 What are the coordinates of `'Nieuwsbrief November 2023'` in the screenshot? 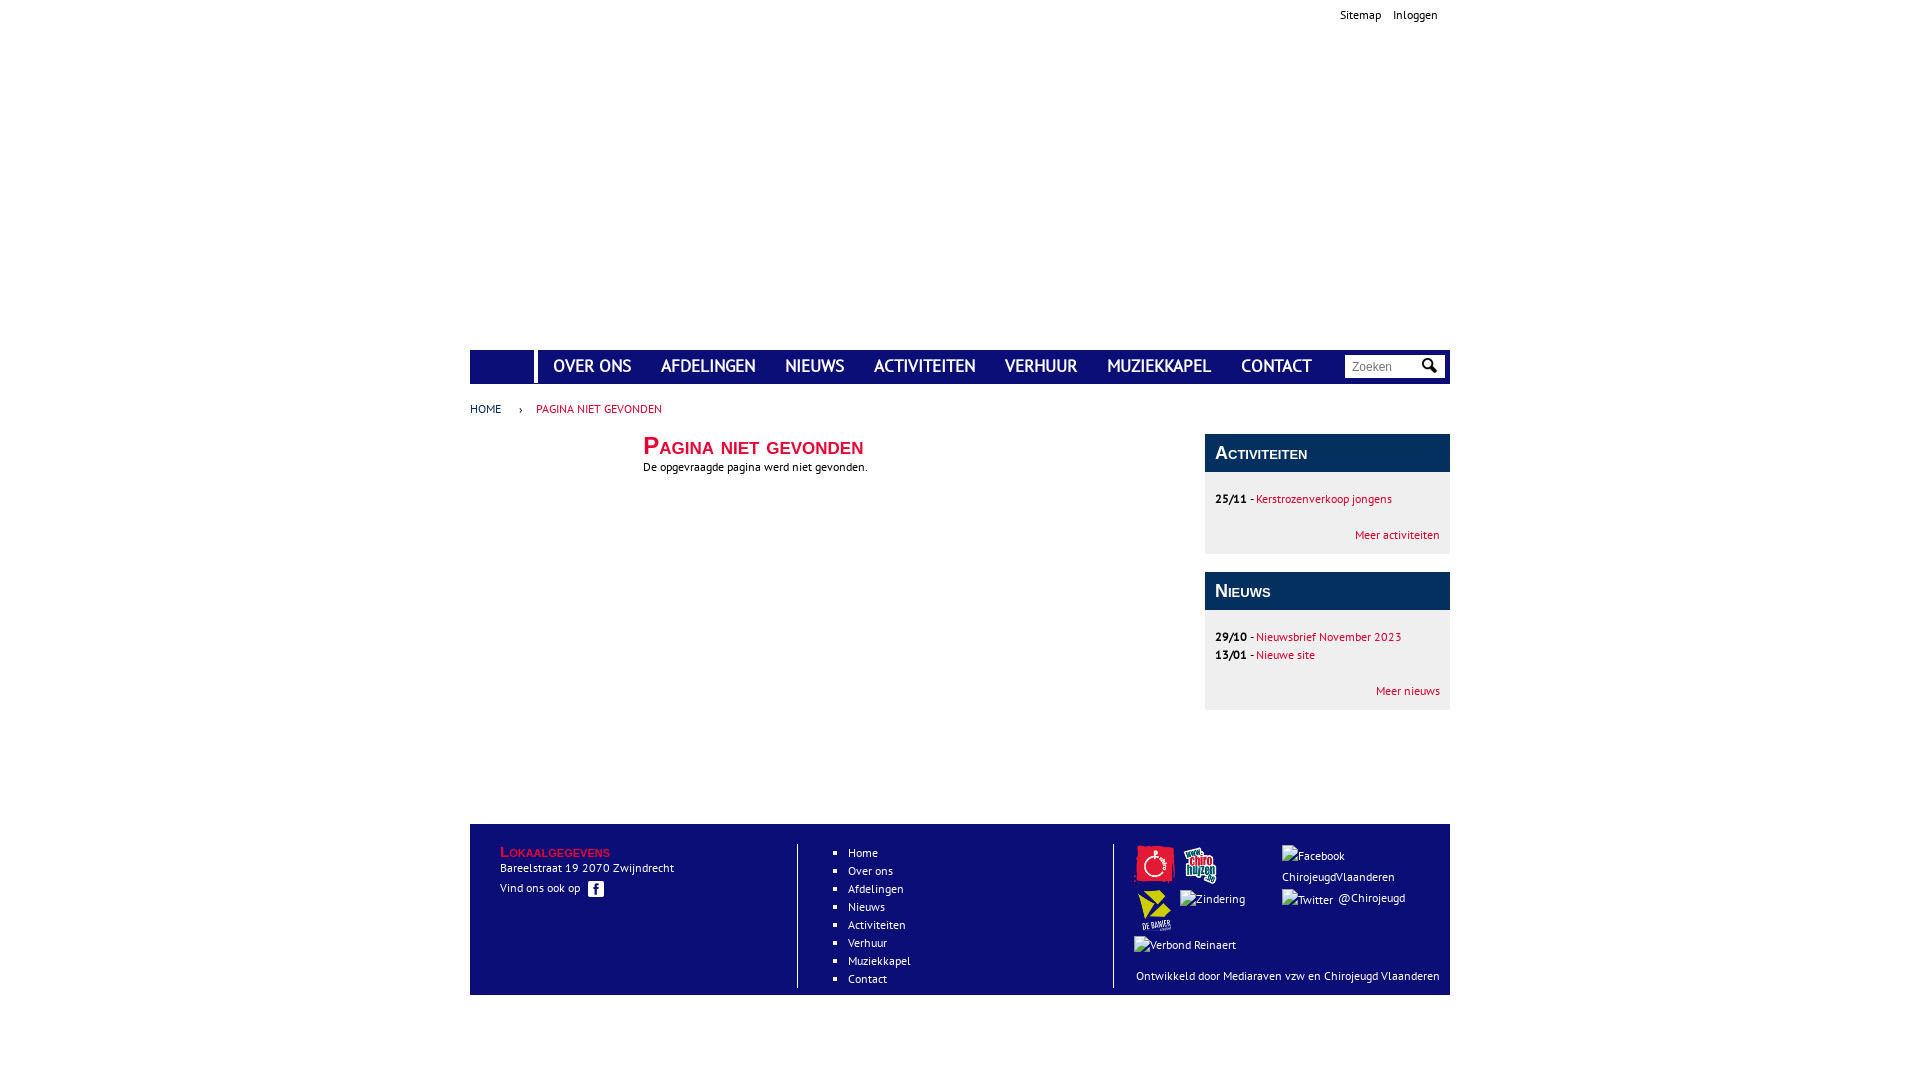 It's located at (1329, 636).